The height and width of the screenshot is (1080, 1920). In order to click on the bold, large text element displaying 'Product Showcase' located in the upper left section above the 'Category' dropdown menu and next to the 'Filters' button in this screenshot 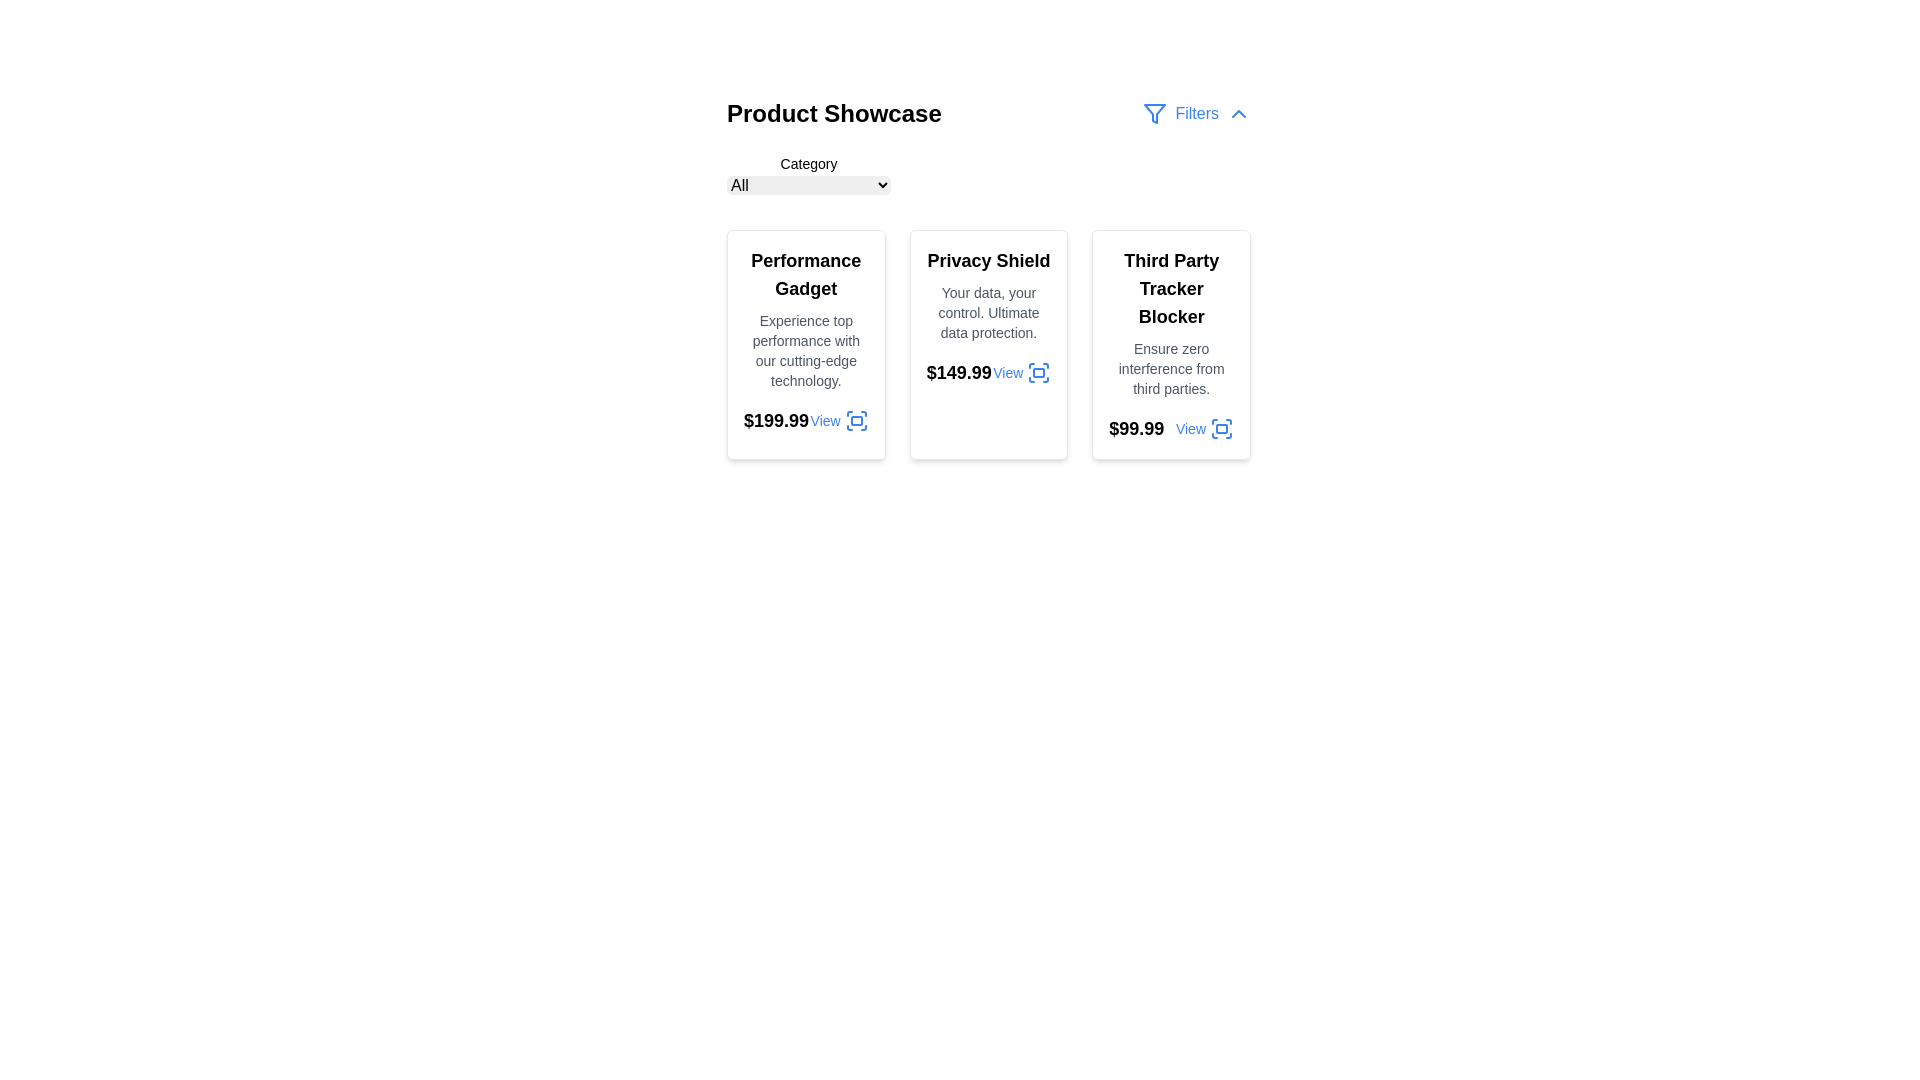, I will do `click(834, 114)`.